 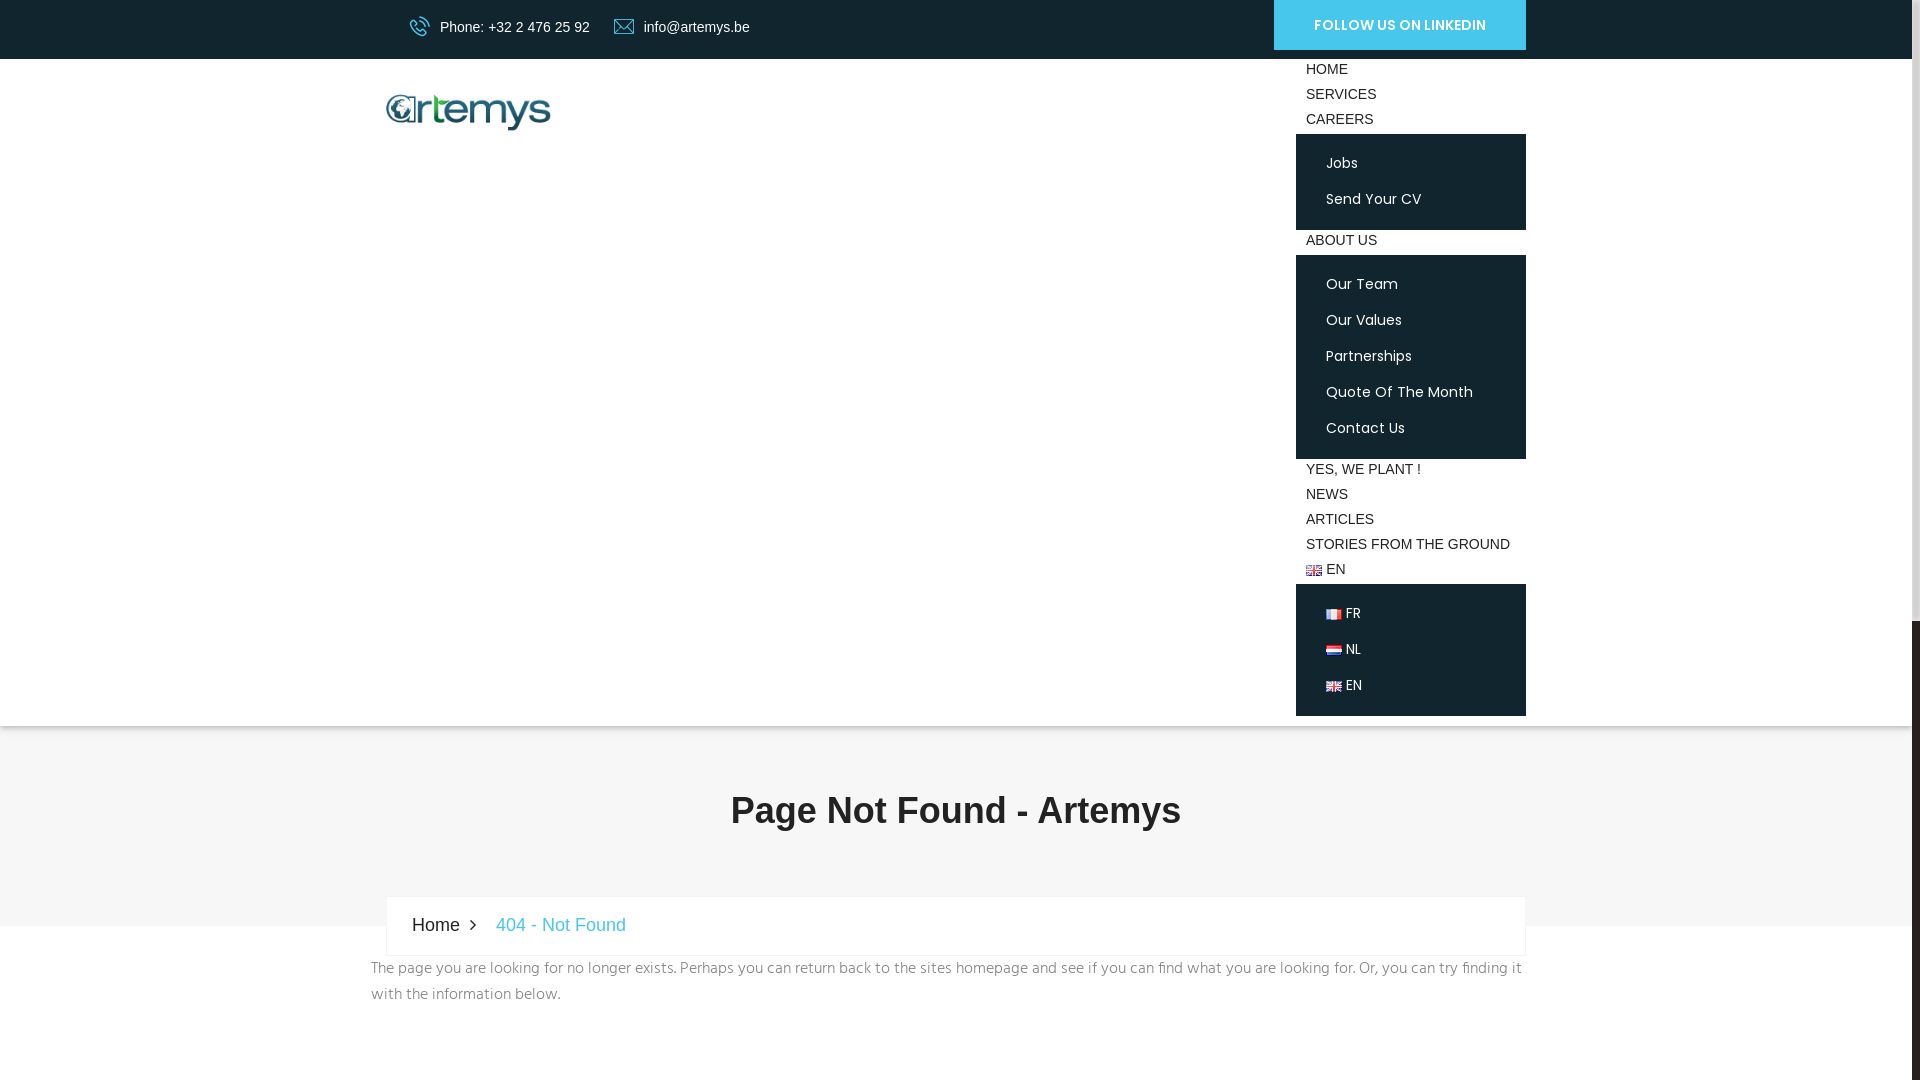 What do you see at coordinates (1325, 393) in the screenshot?
I see `'Quote Of The Month'` at bounding box center [1325, 393].